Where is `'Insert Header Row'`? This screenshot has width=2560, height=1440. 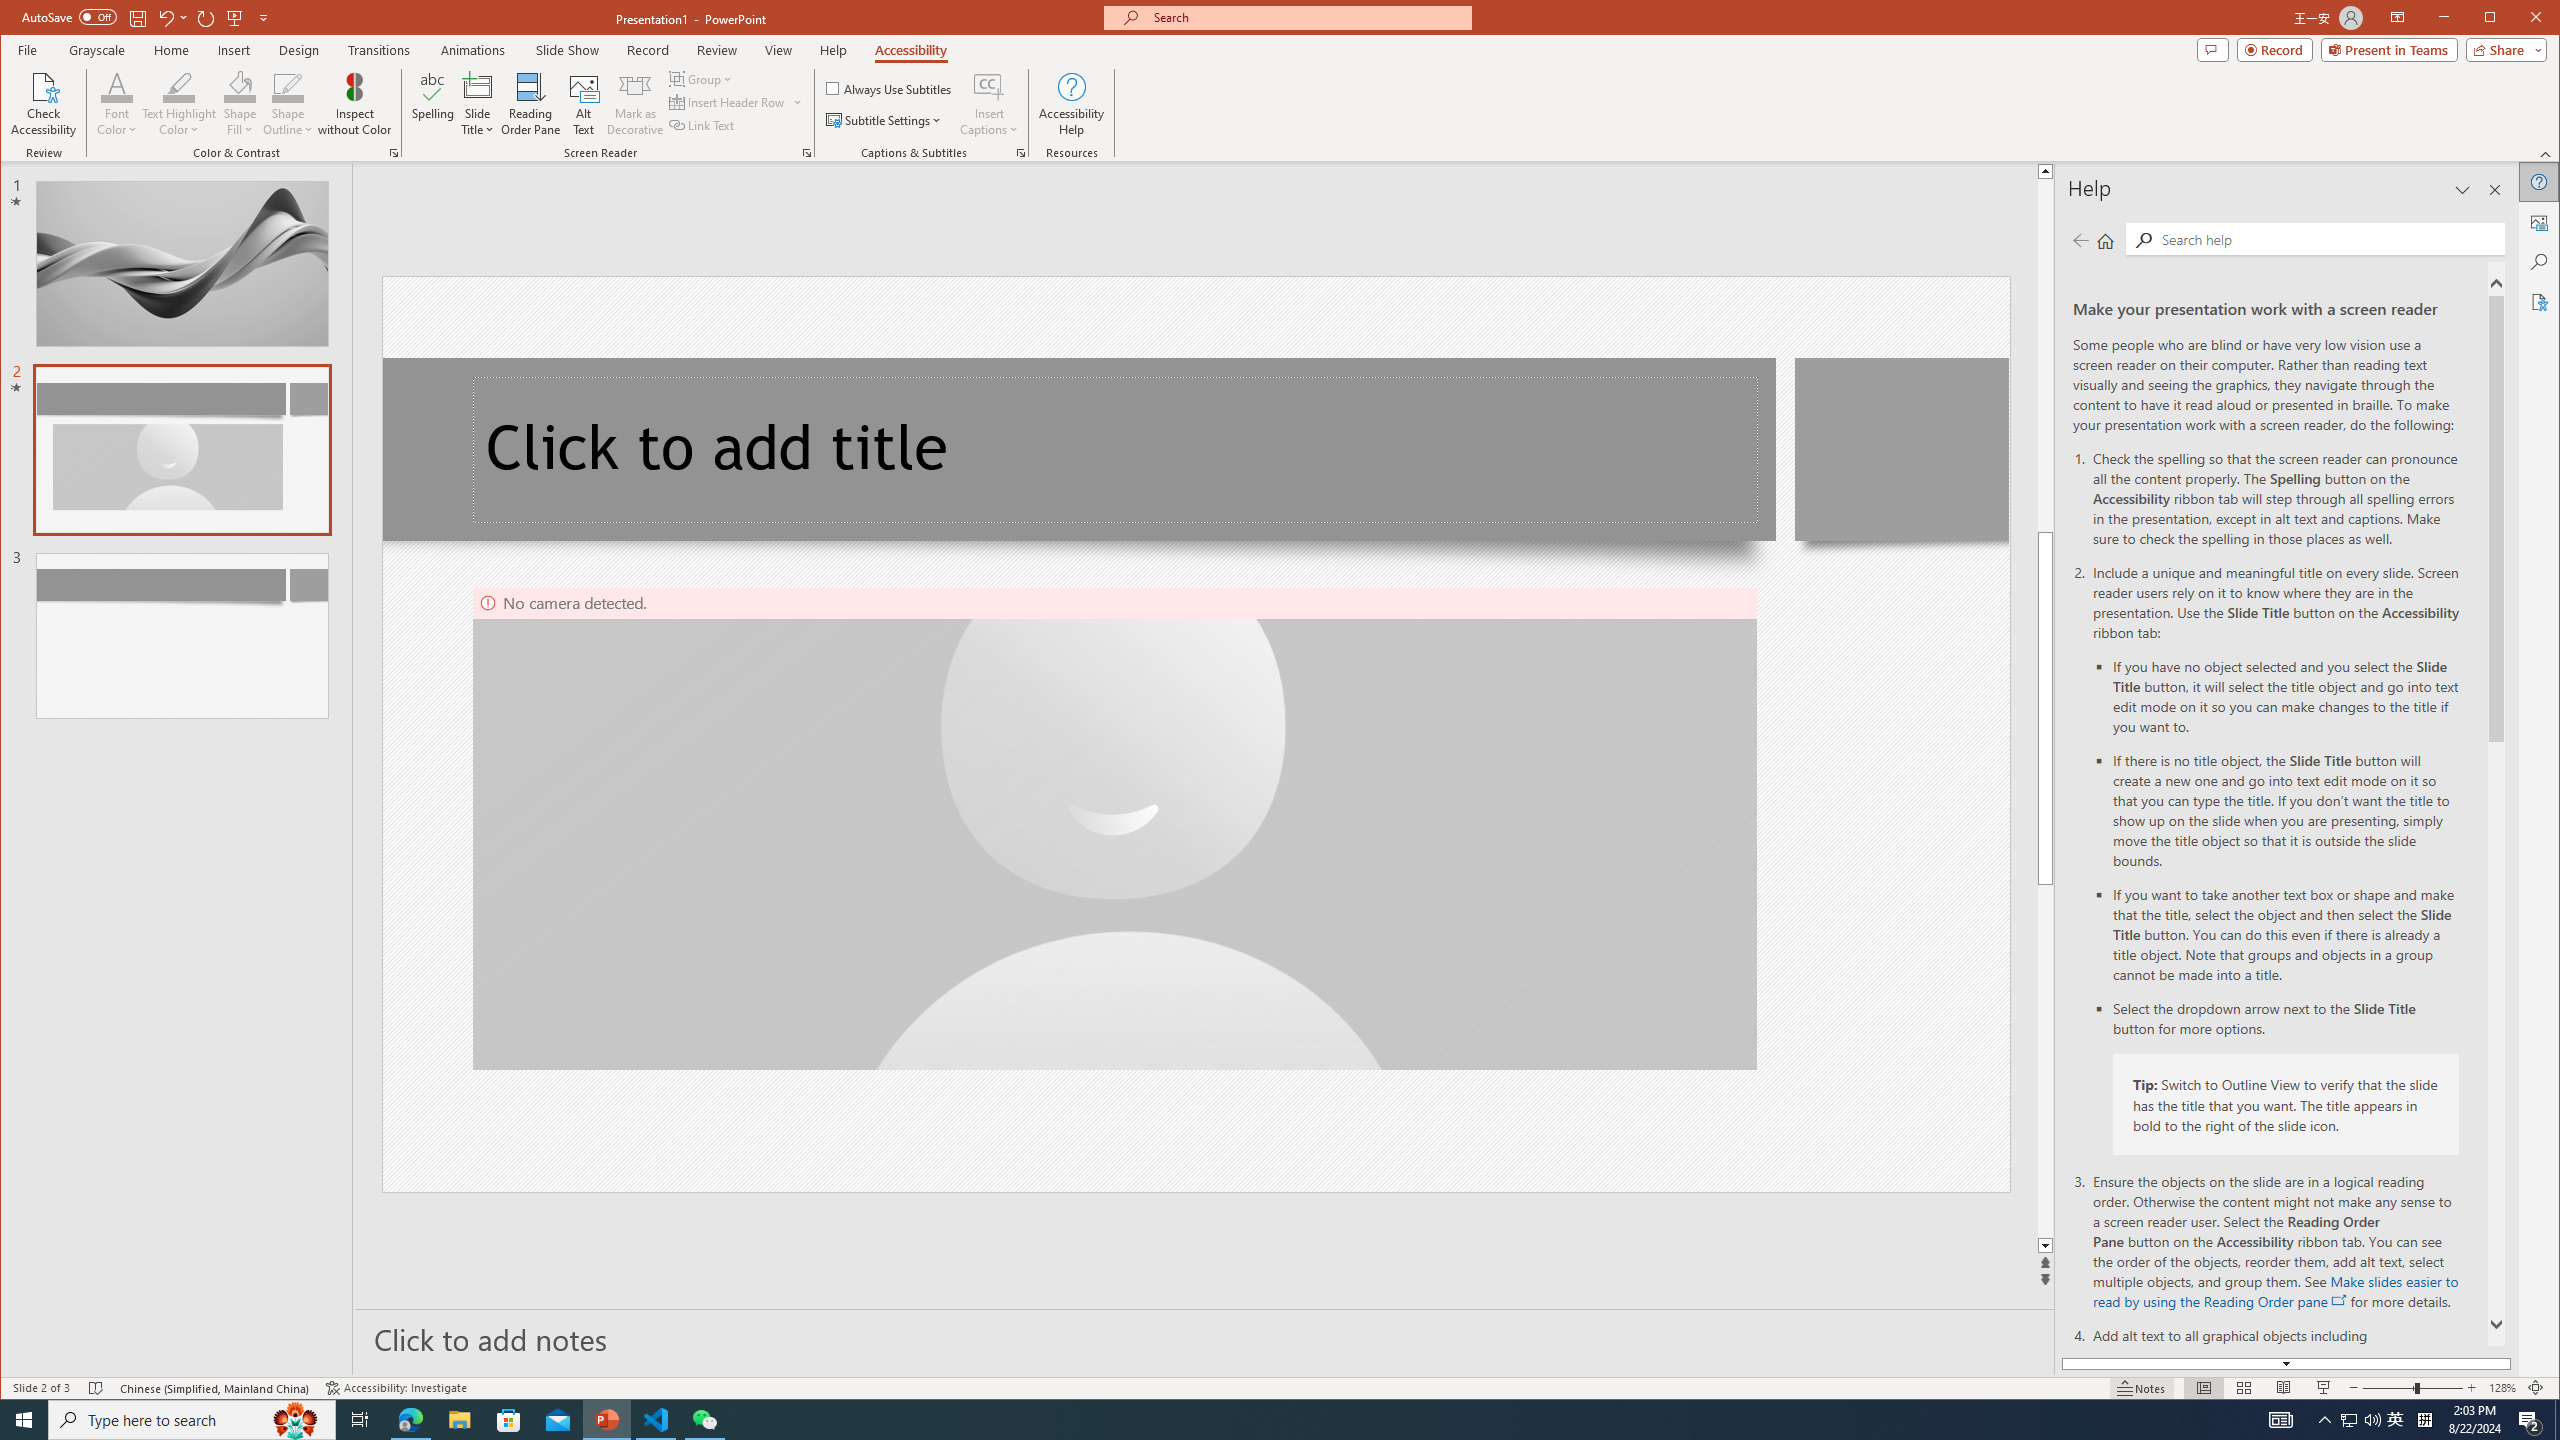 'Insert Header Row' is located at coordinates (735, 102).